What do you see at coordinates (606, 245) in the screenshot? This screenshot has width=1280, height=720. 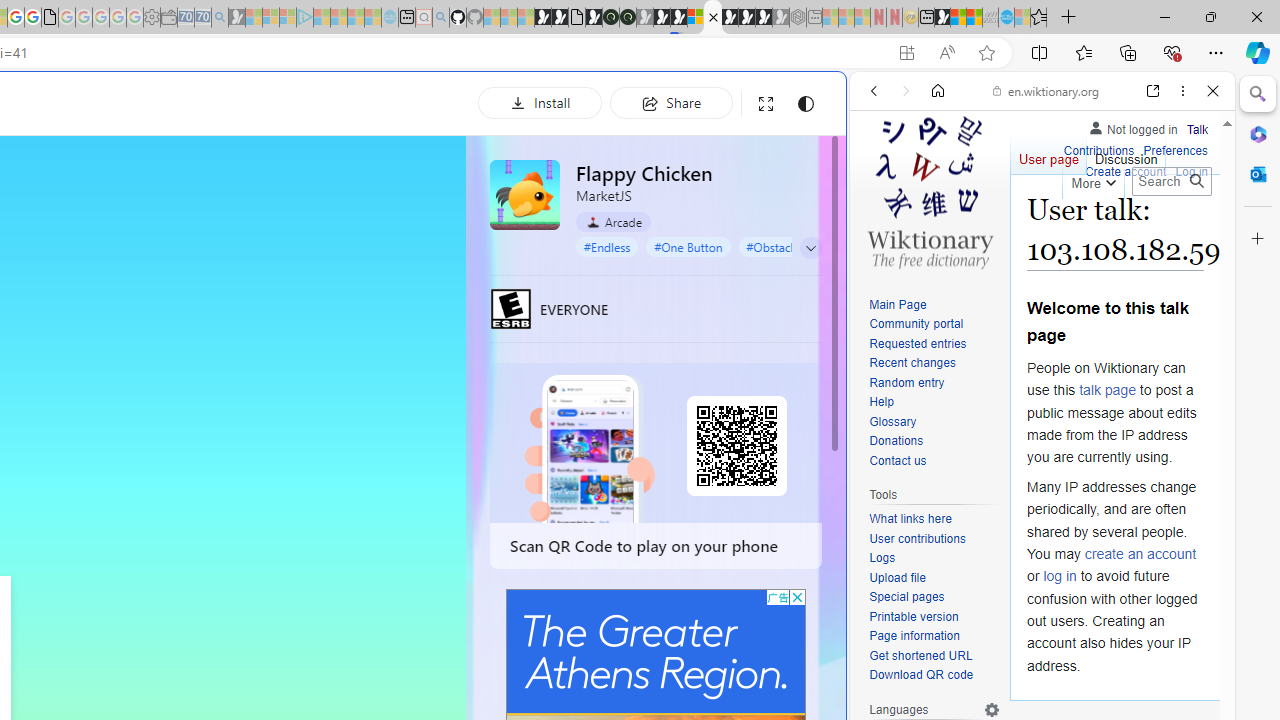 I see `'#Endless'` at bounding box center [606, 245].